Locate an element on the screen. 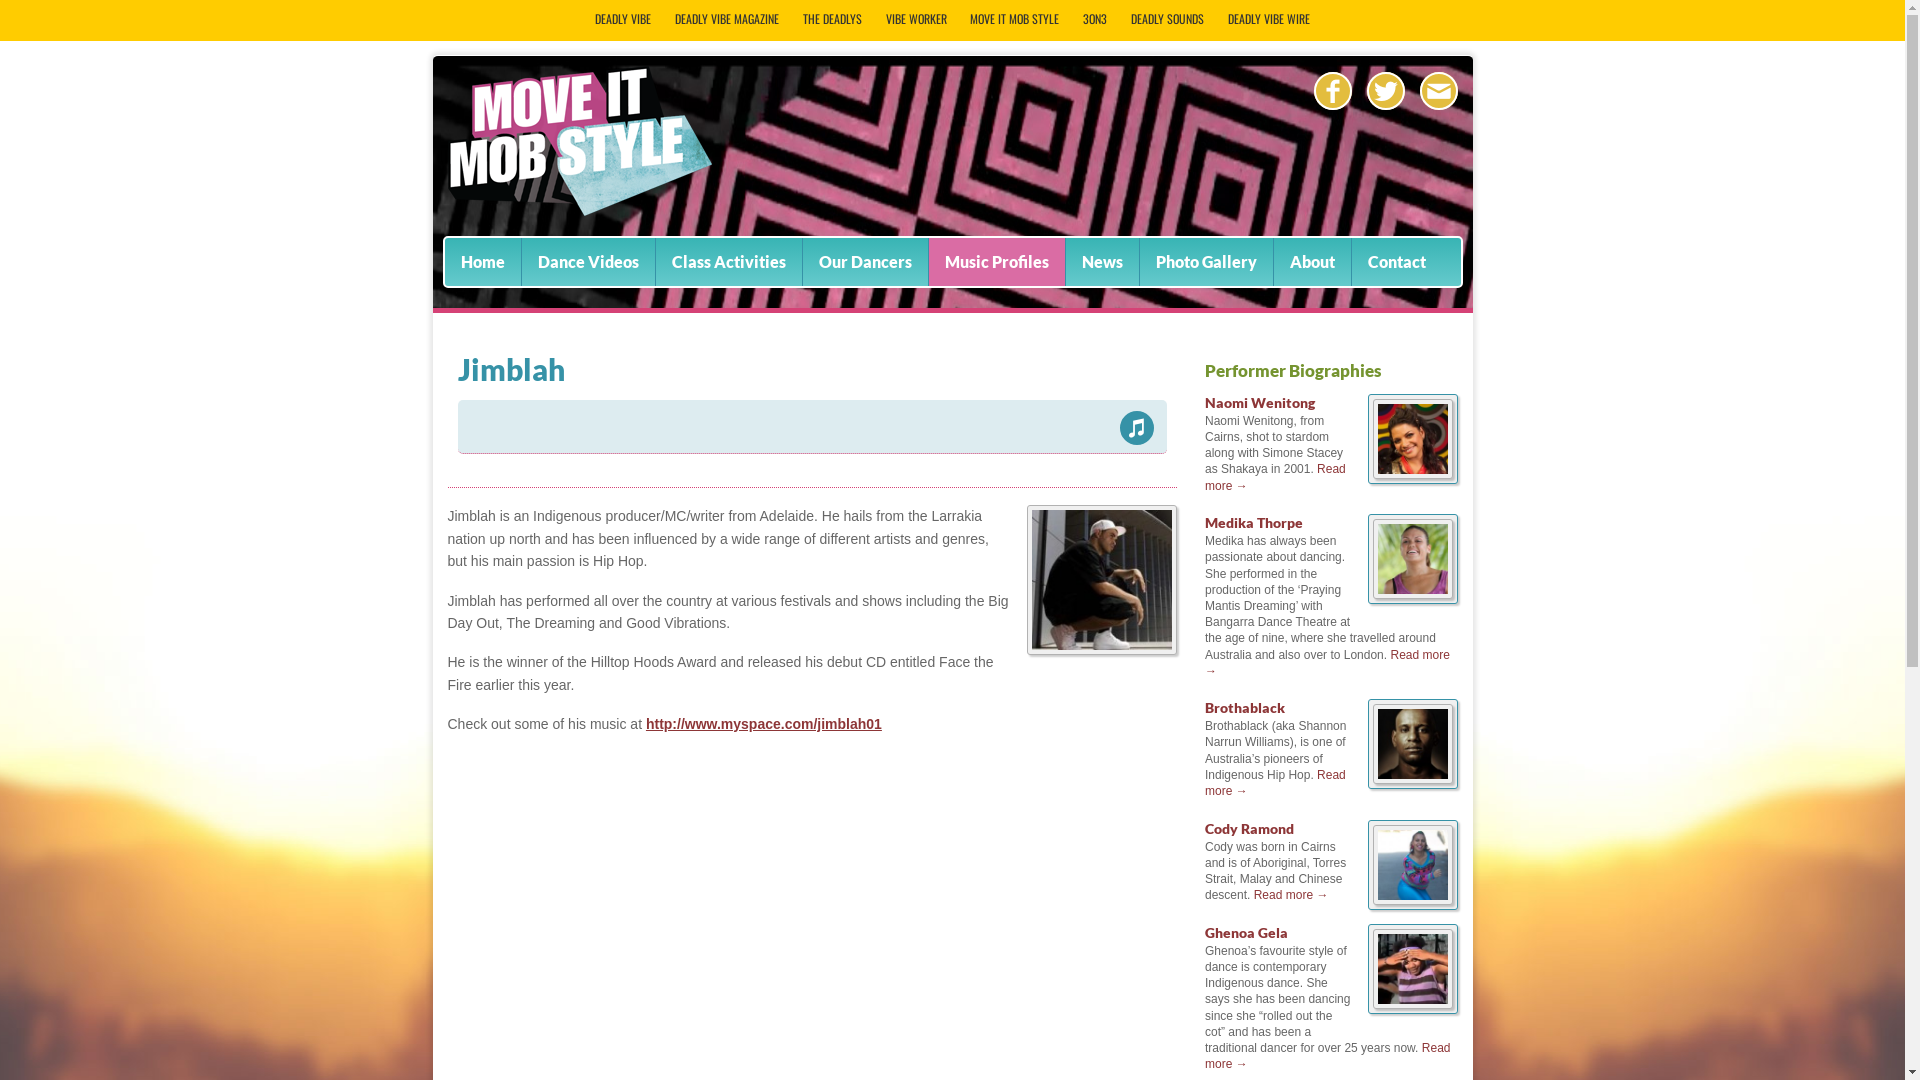 This screenshot has height=1080, width=1920. 'Our Dancers' is located at coordinates (864, 261).